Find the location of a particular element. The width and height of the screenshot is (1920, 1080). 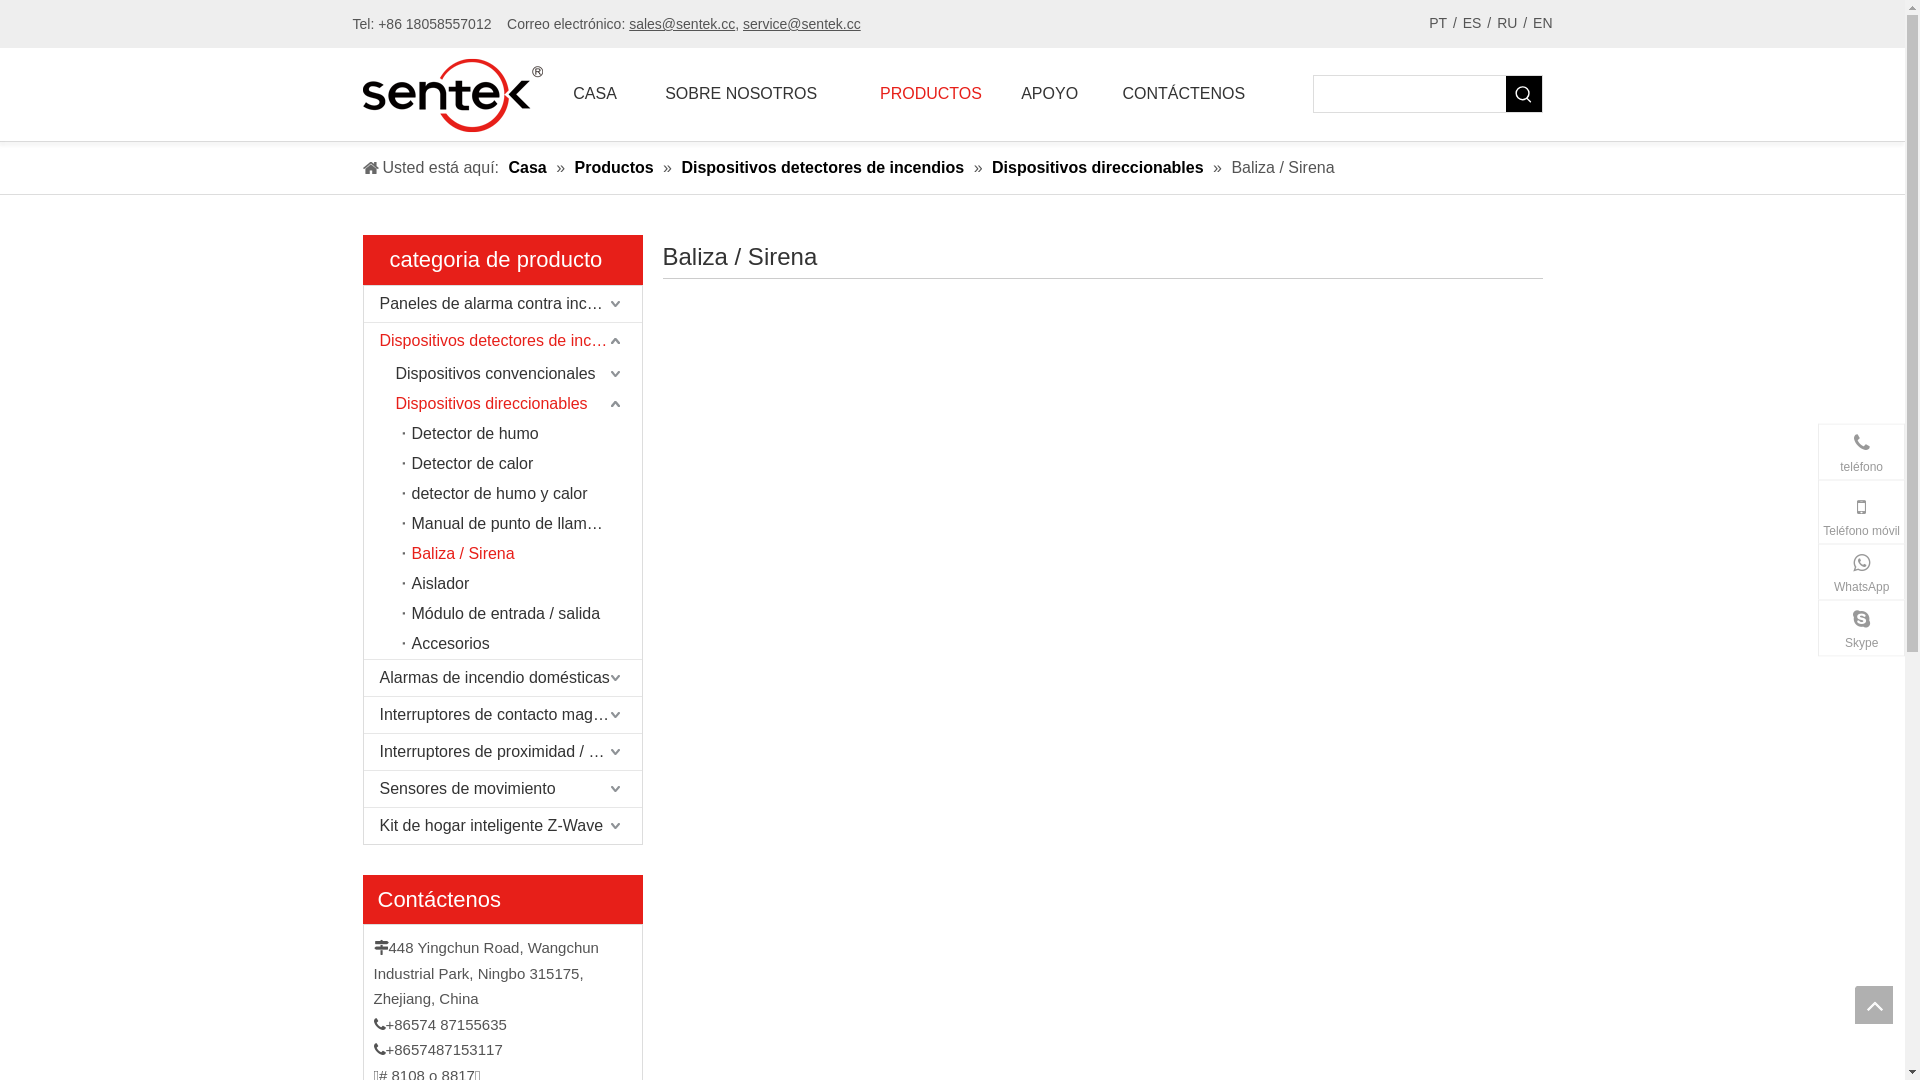

'service@sentek.cc' is located at coordinates (801, 23).